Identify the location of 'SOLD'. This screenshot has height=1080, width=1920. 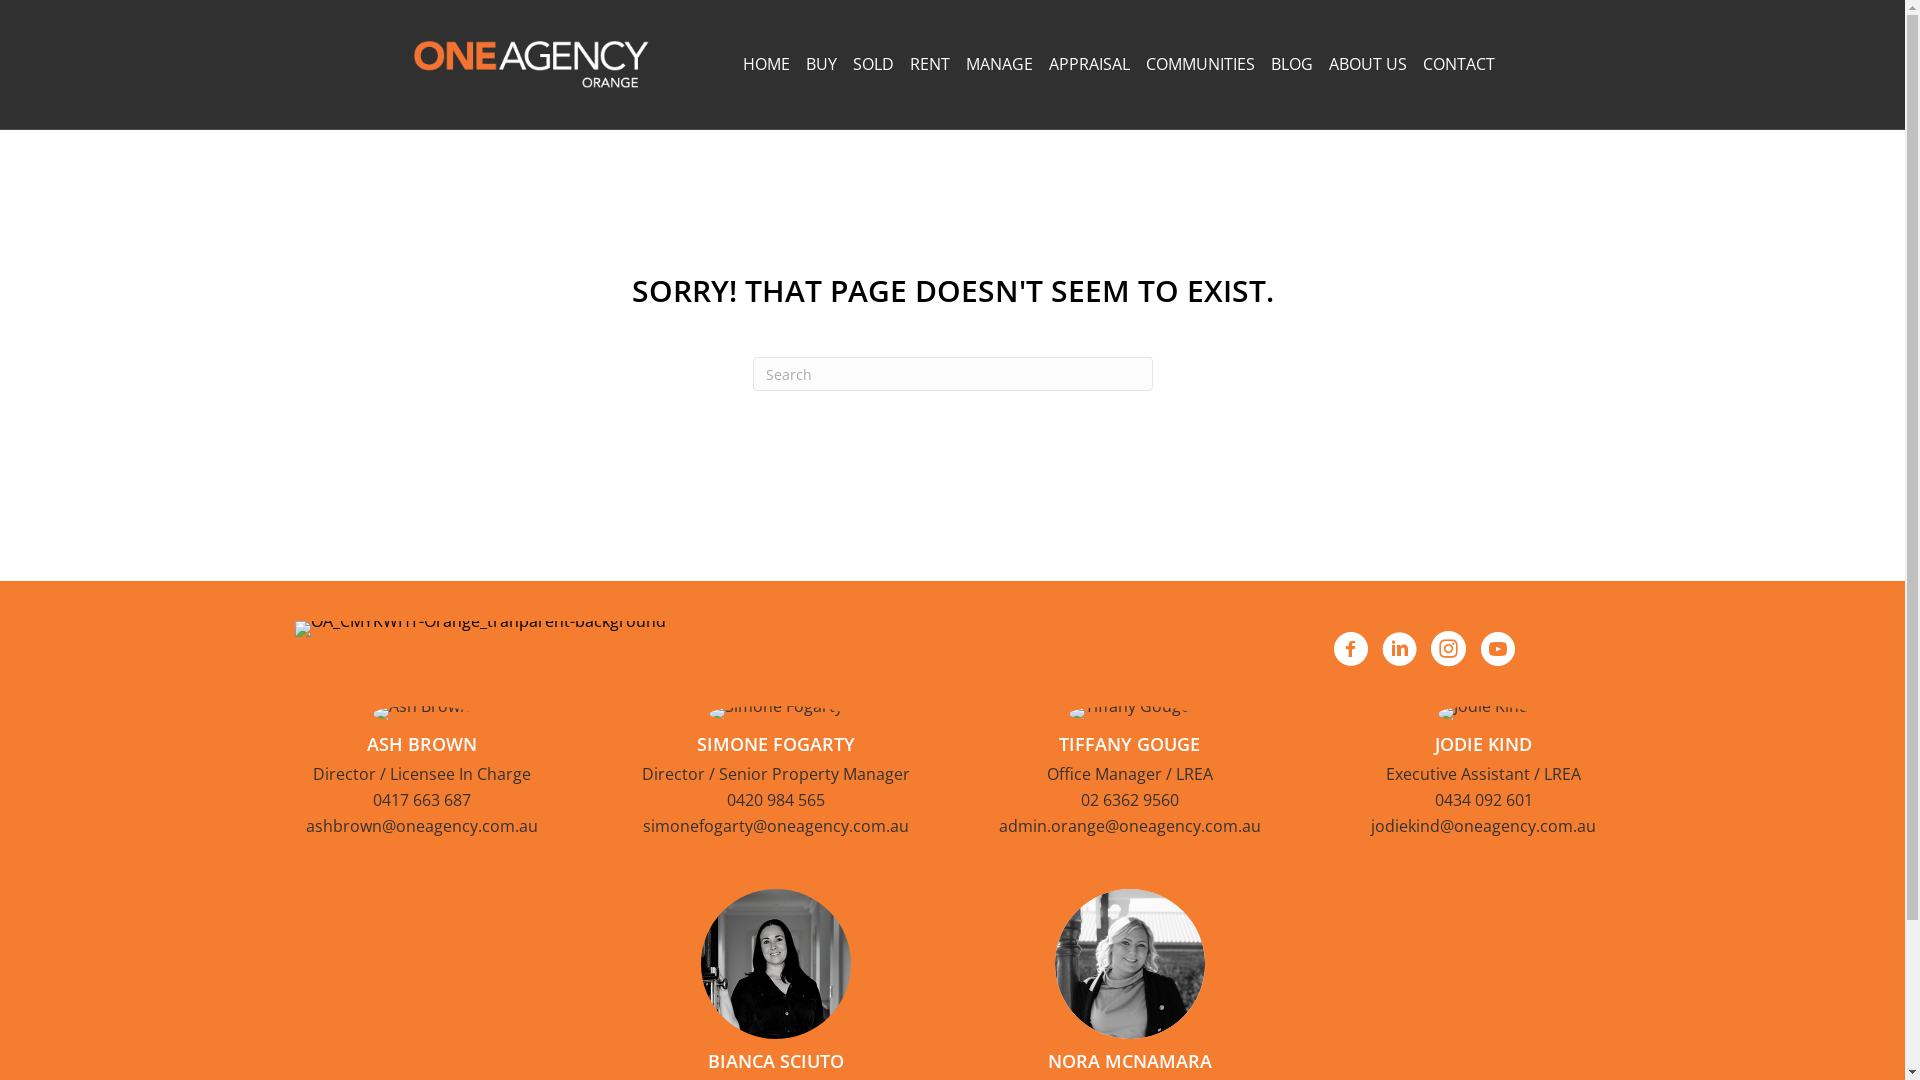
(872, 63).